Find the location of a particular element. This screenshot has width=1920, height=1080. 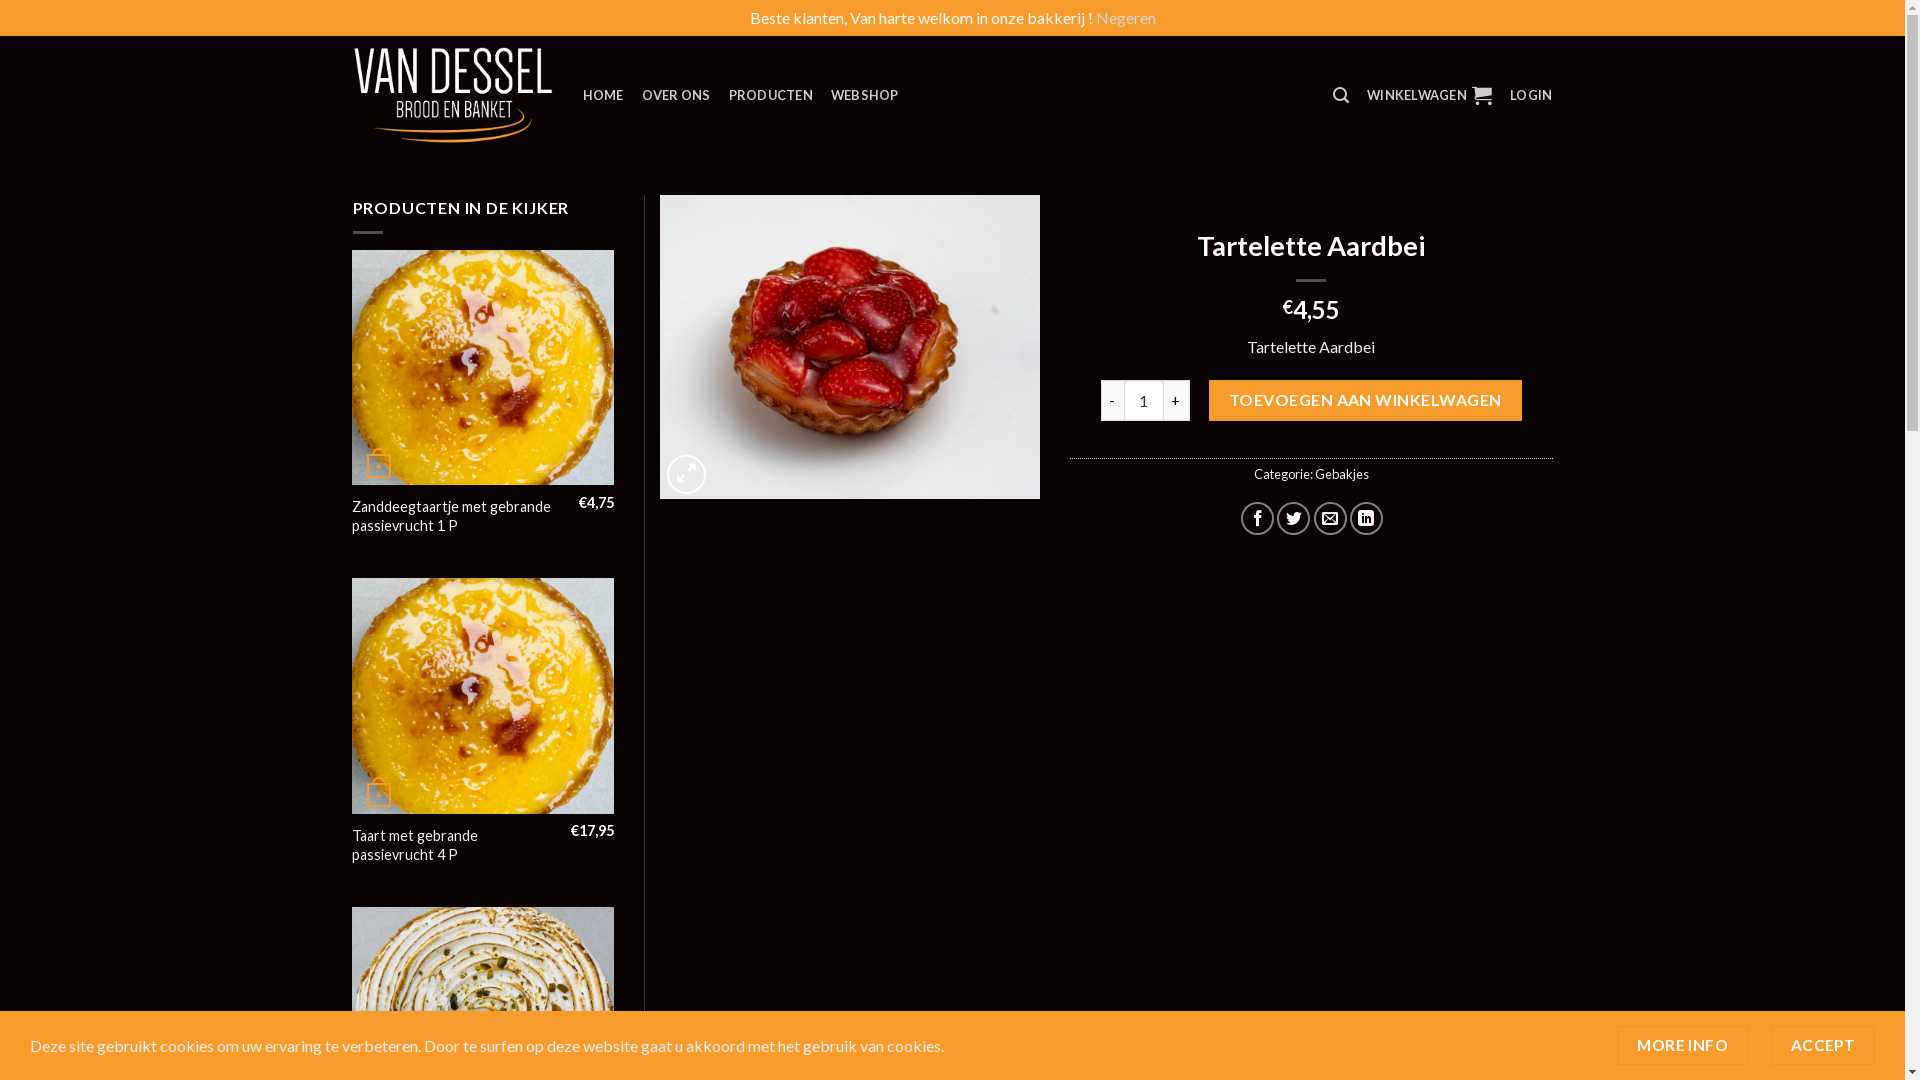

'Zoom' is located at coordinates (686, 474).